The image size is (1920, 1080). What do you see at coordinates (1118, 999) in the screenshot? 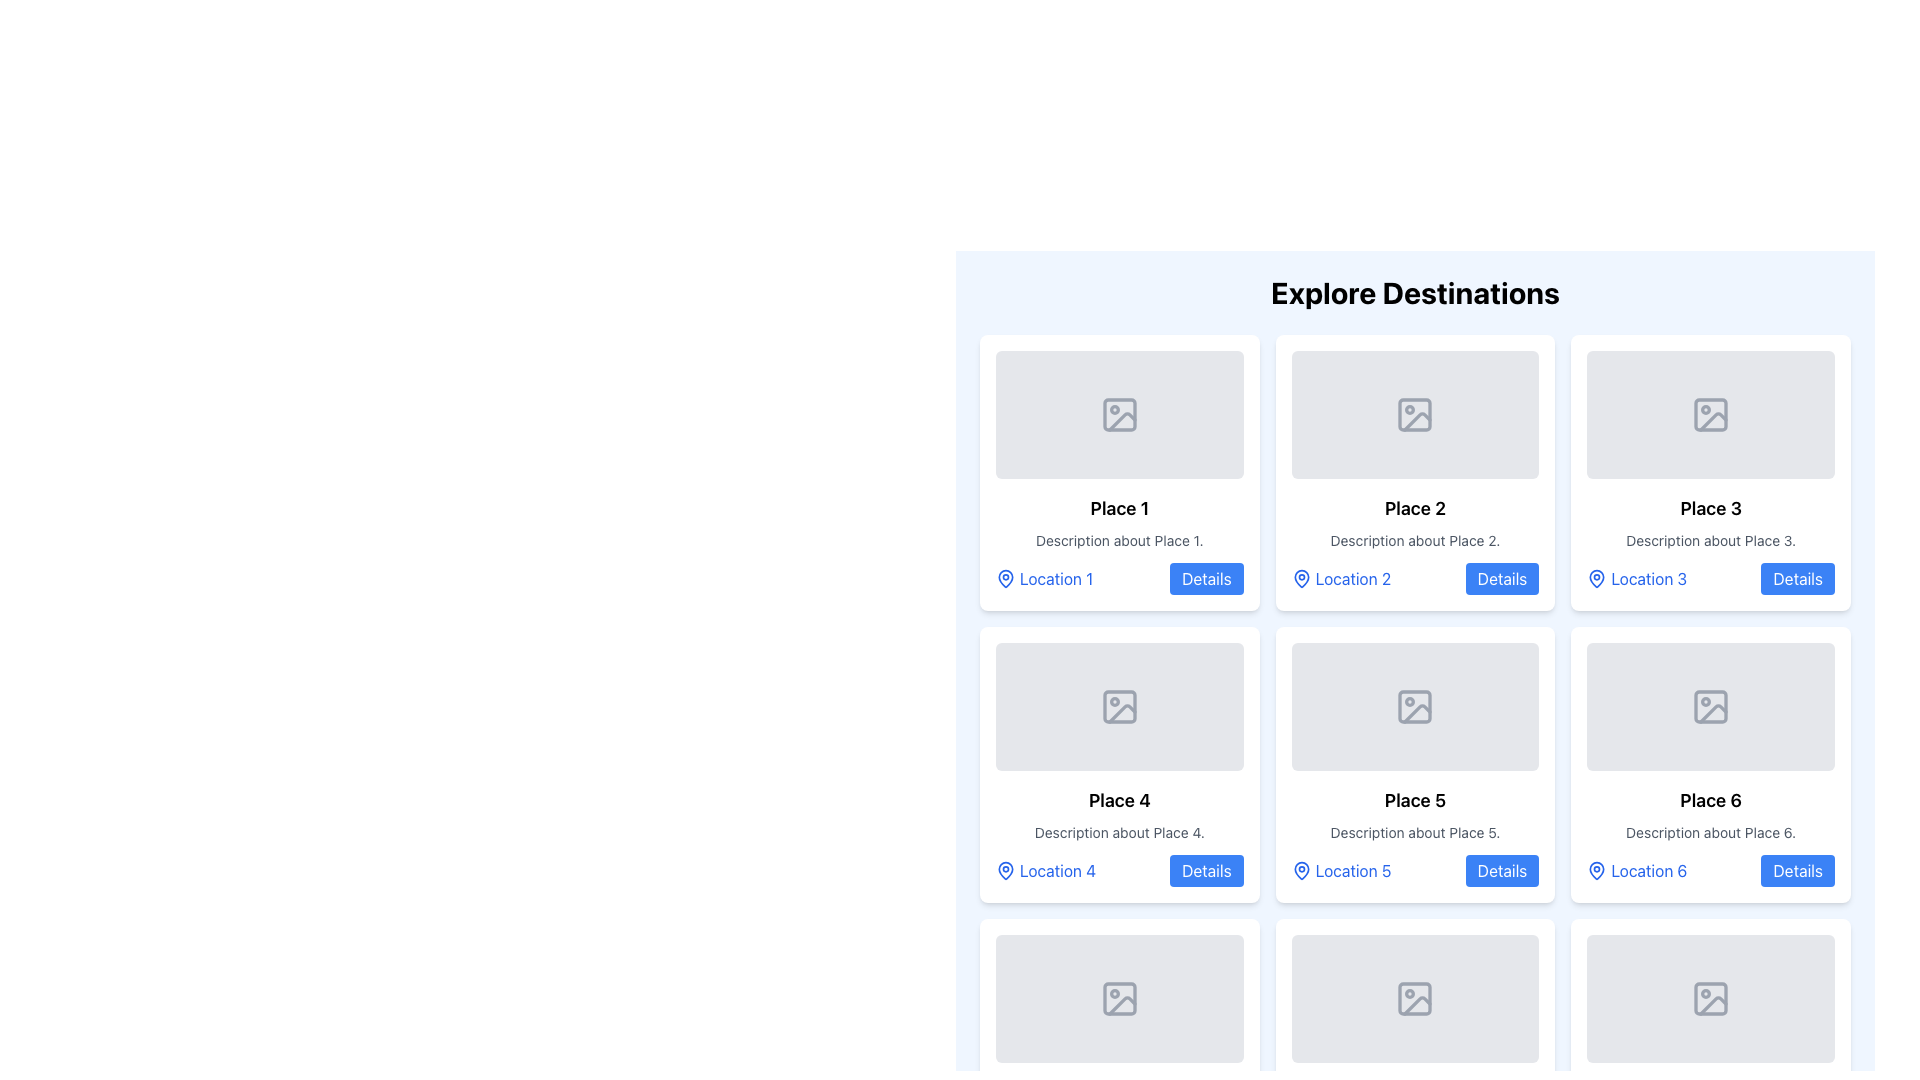
I see `the image placeholder icon, which is a light gray vector graphic with a sun and mountain design, located in the sixth card of the 'Place 5' grid layout` at bounding box center [1118, 999].